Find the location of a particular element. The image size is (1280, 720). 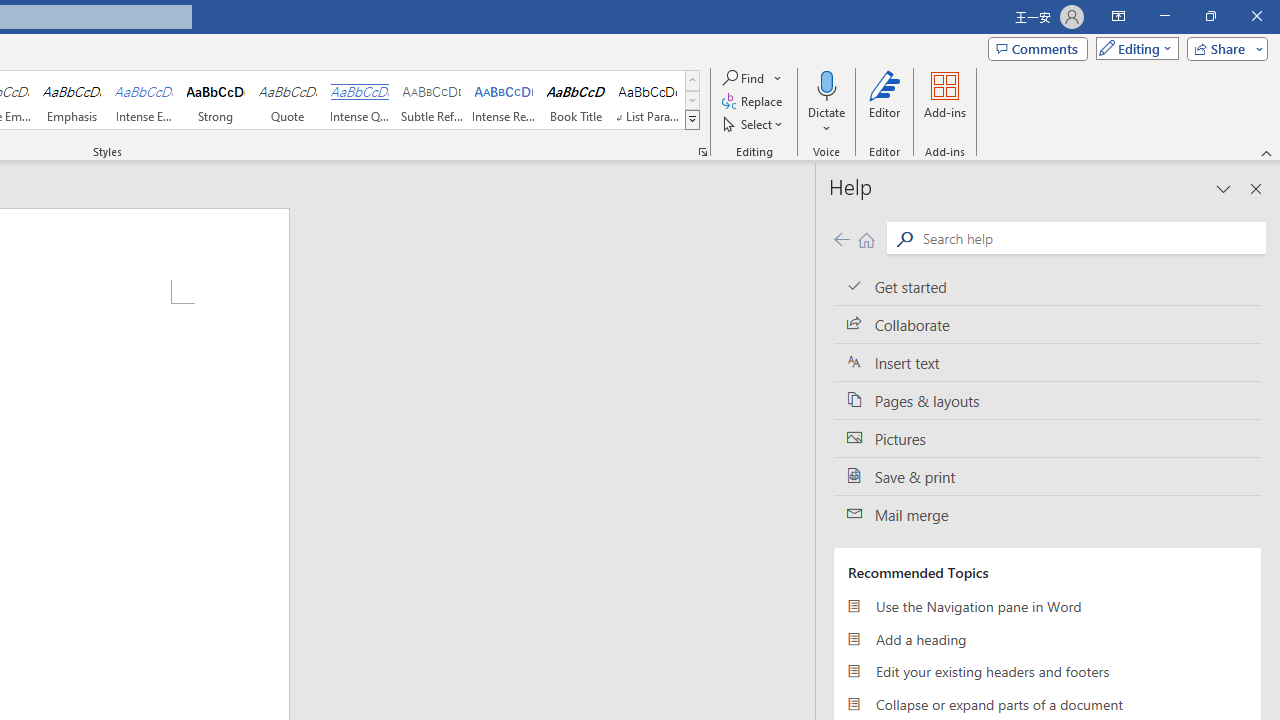

'Intense Emphasis' is located at coordinates (143, 100).